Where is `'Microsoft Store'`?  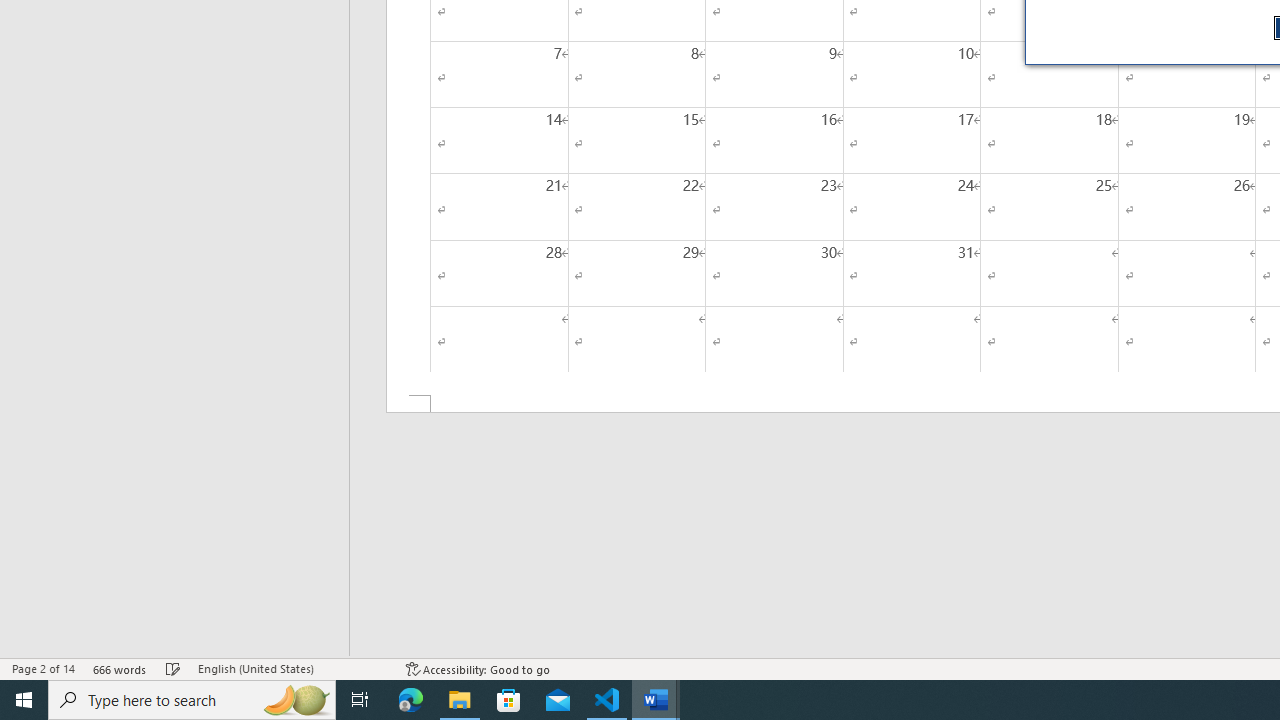
'Microsoft Store' is located at coordinates (509, 698).